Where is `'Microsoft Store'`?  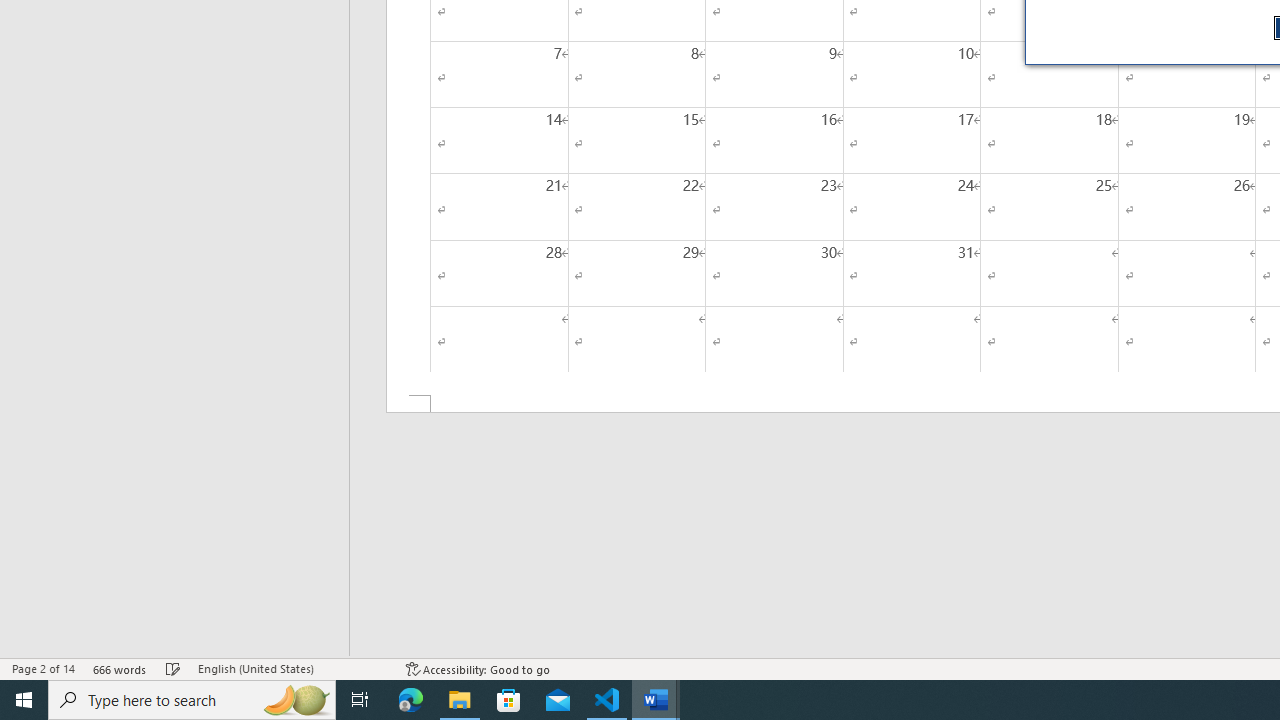
'Microsoft Store' is located at coordinates (509, 698).